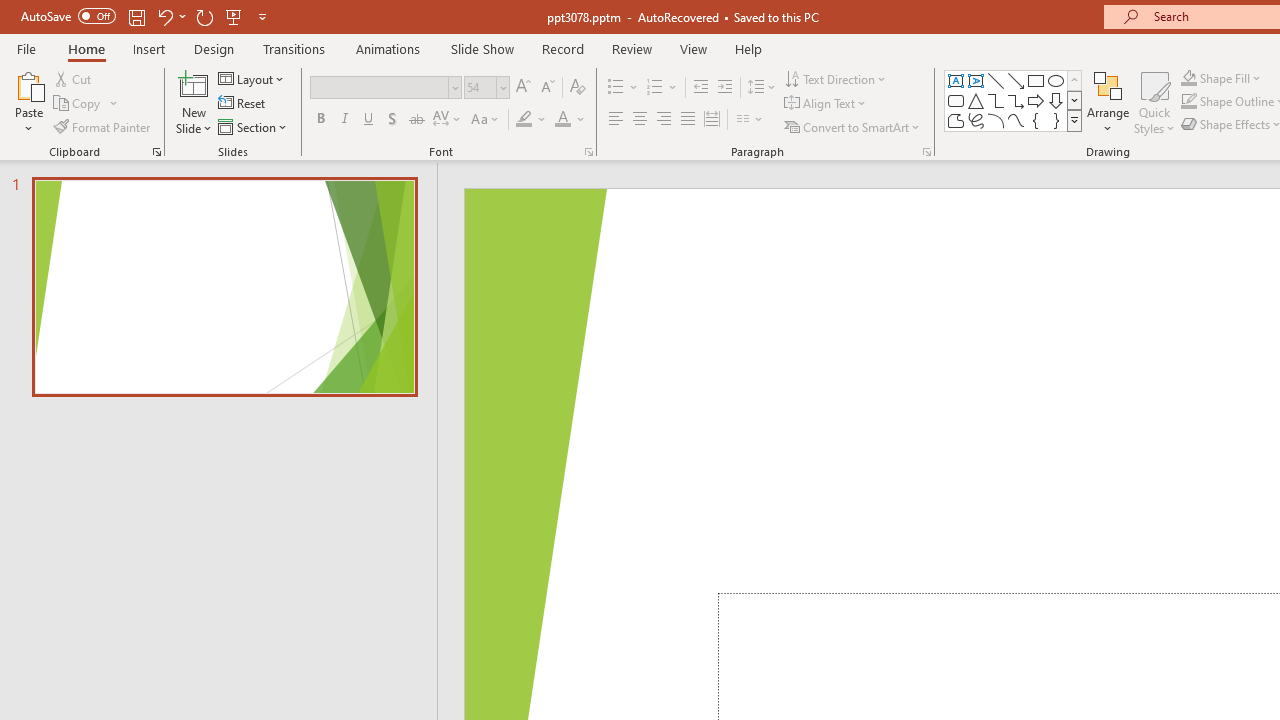  Describe the element at coordinates (1189, 77) in the screenshot. I see `'Shape Fill Dark Green, Accent 2'` at that location.